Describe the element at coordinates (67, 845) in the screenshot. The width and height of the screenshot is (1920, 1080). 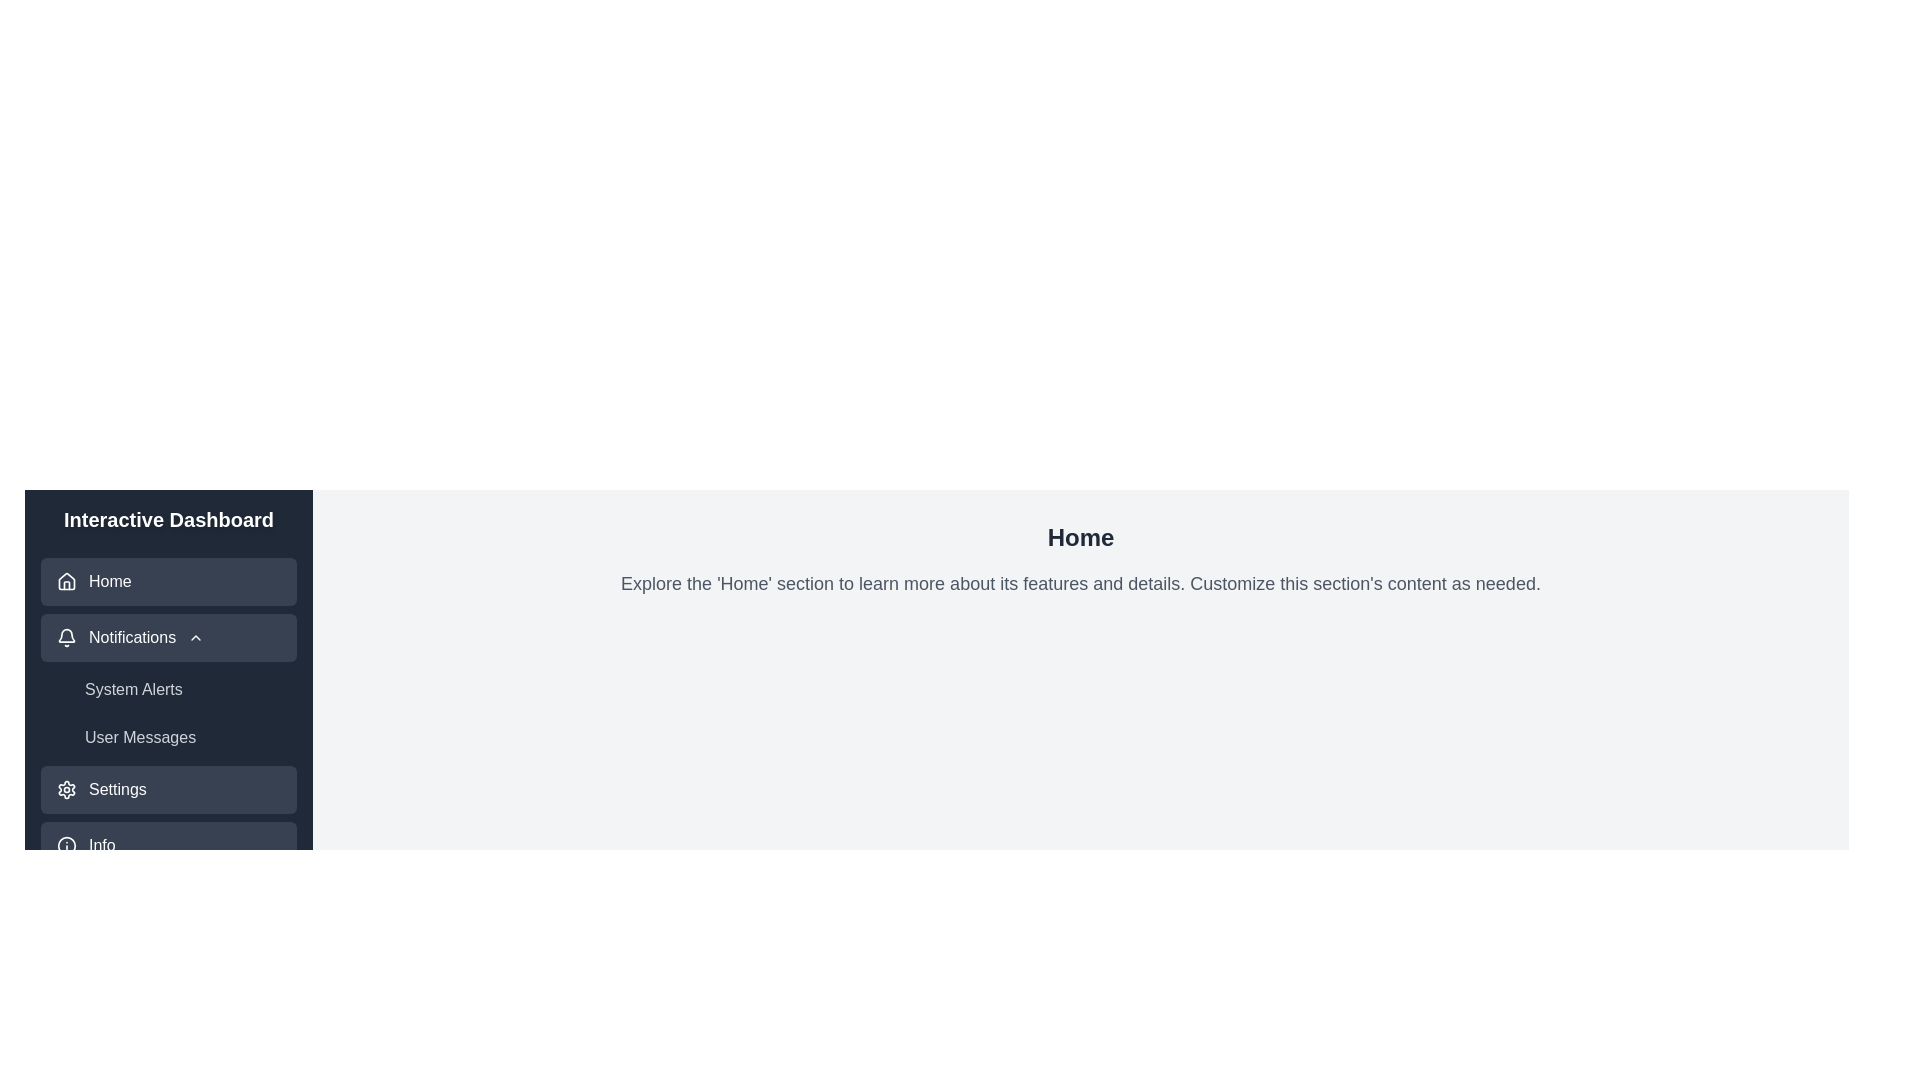
I see `the circular information icon located at the bottom of the left sidebar, preceding the 'Info' text label` at that location.